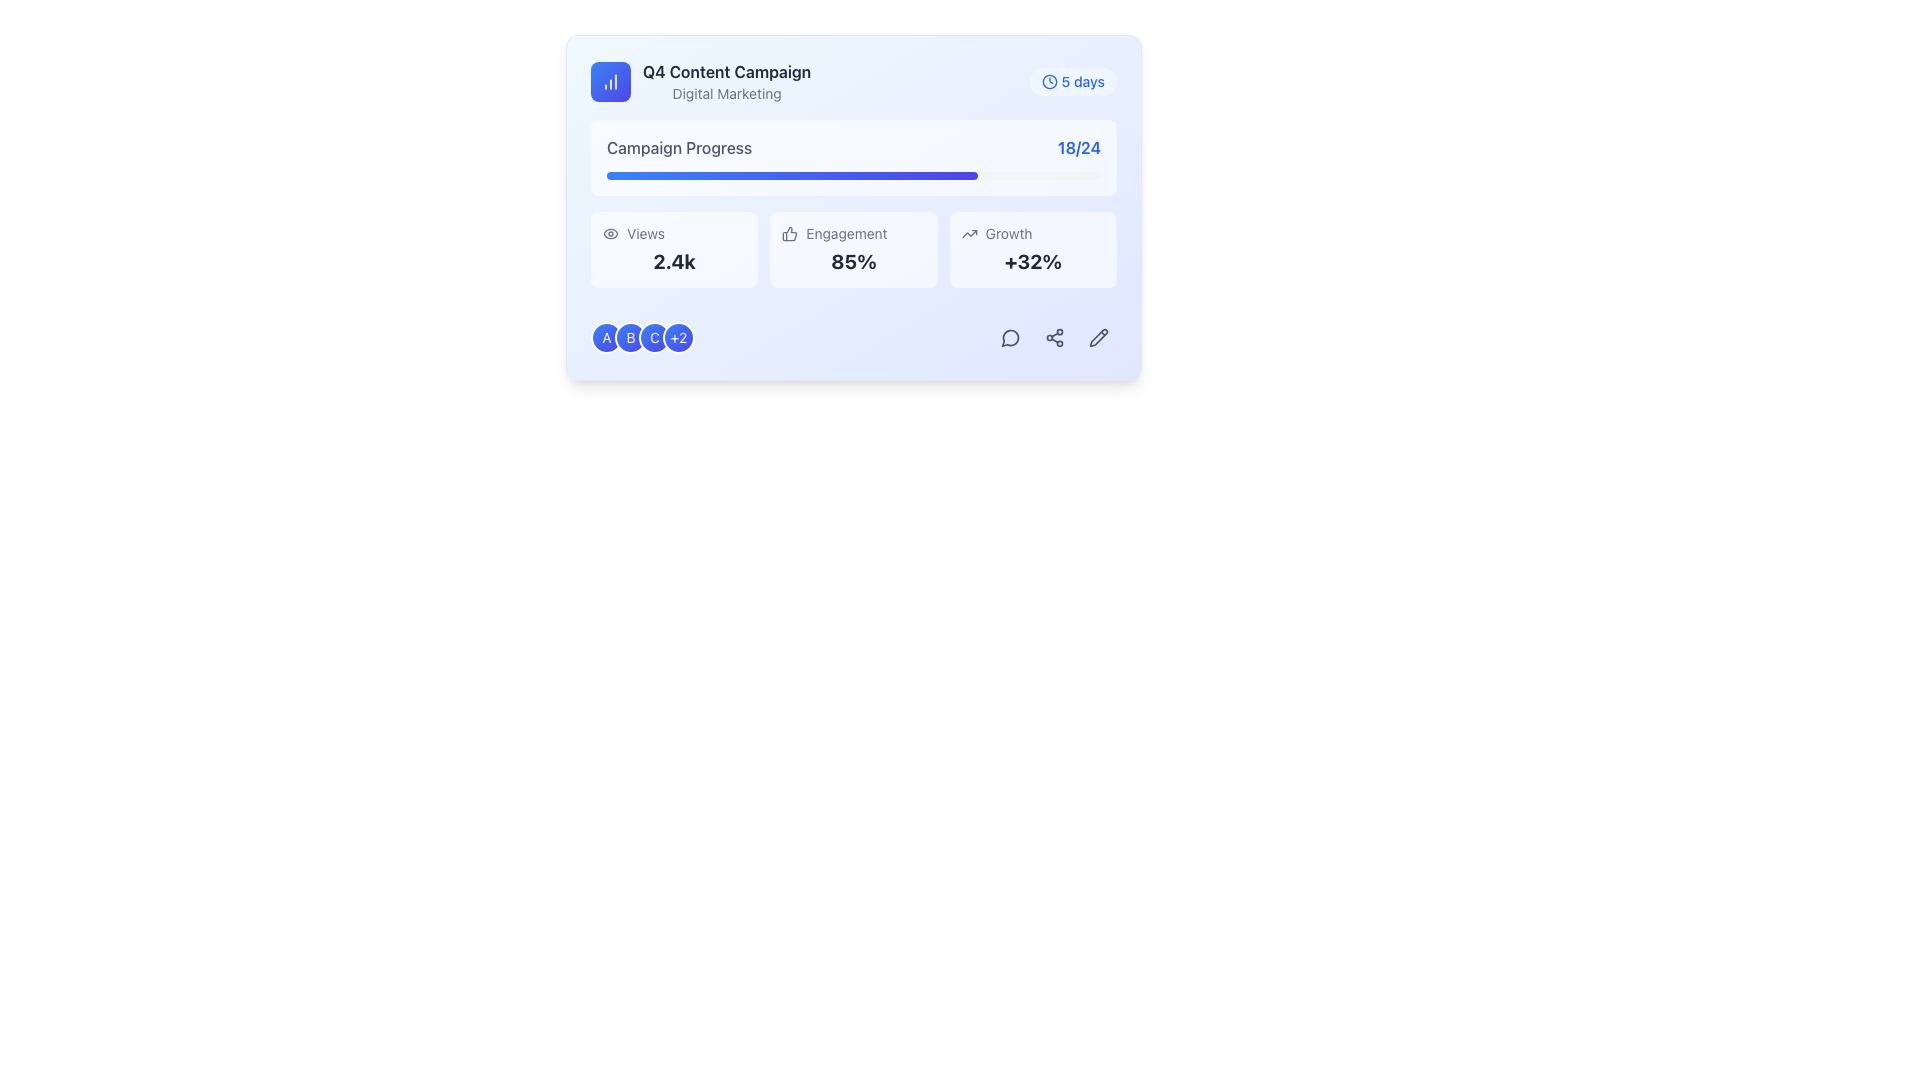 This screenshot has width=1920, height=1080. What do you see at coordinates (674, 249) in the screenshot?
I see `the Information Display Widget, which is a white card with a semi-transparent background, featuring an eye icon and the label 'Views' in gray text with a bold black number '2.4k' below it` at bounding box center [674, 249].